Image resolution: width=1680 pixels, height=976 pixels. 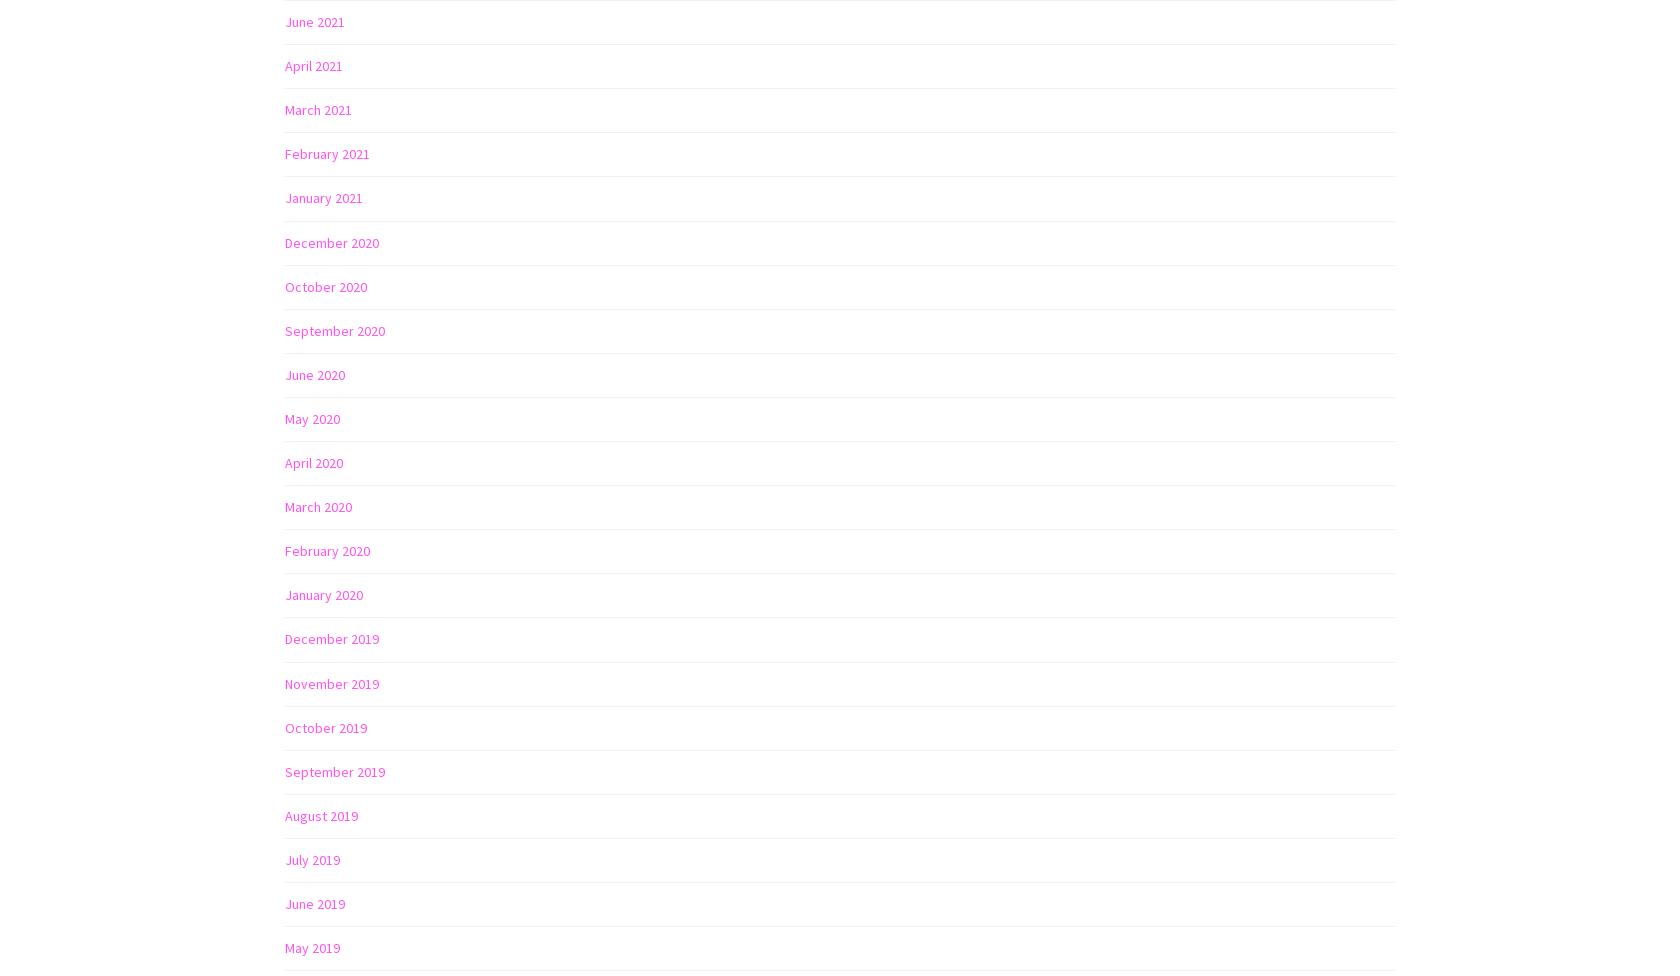 What do you see at coordinates (312, 417) in the screenshot?
I see `'May 2020'` at bounding box center [312, 417].